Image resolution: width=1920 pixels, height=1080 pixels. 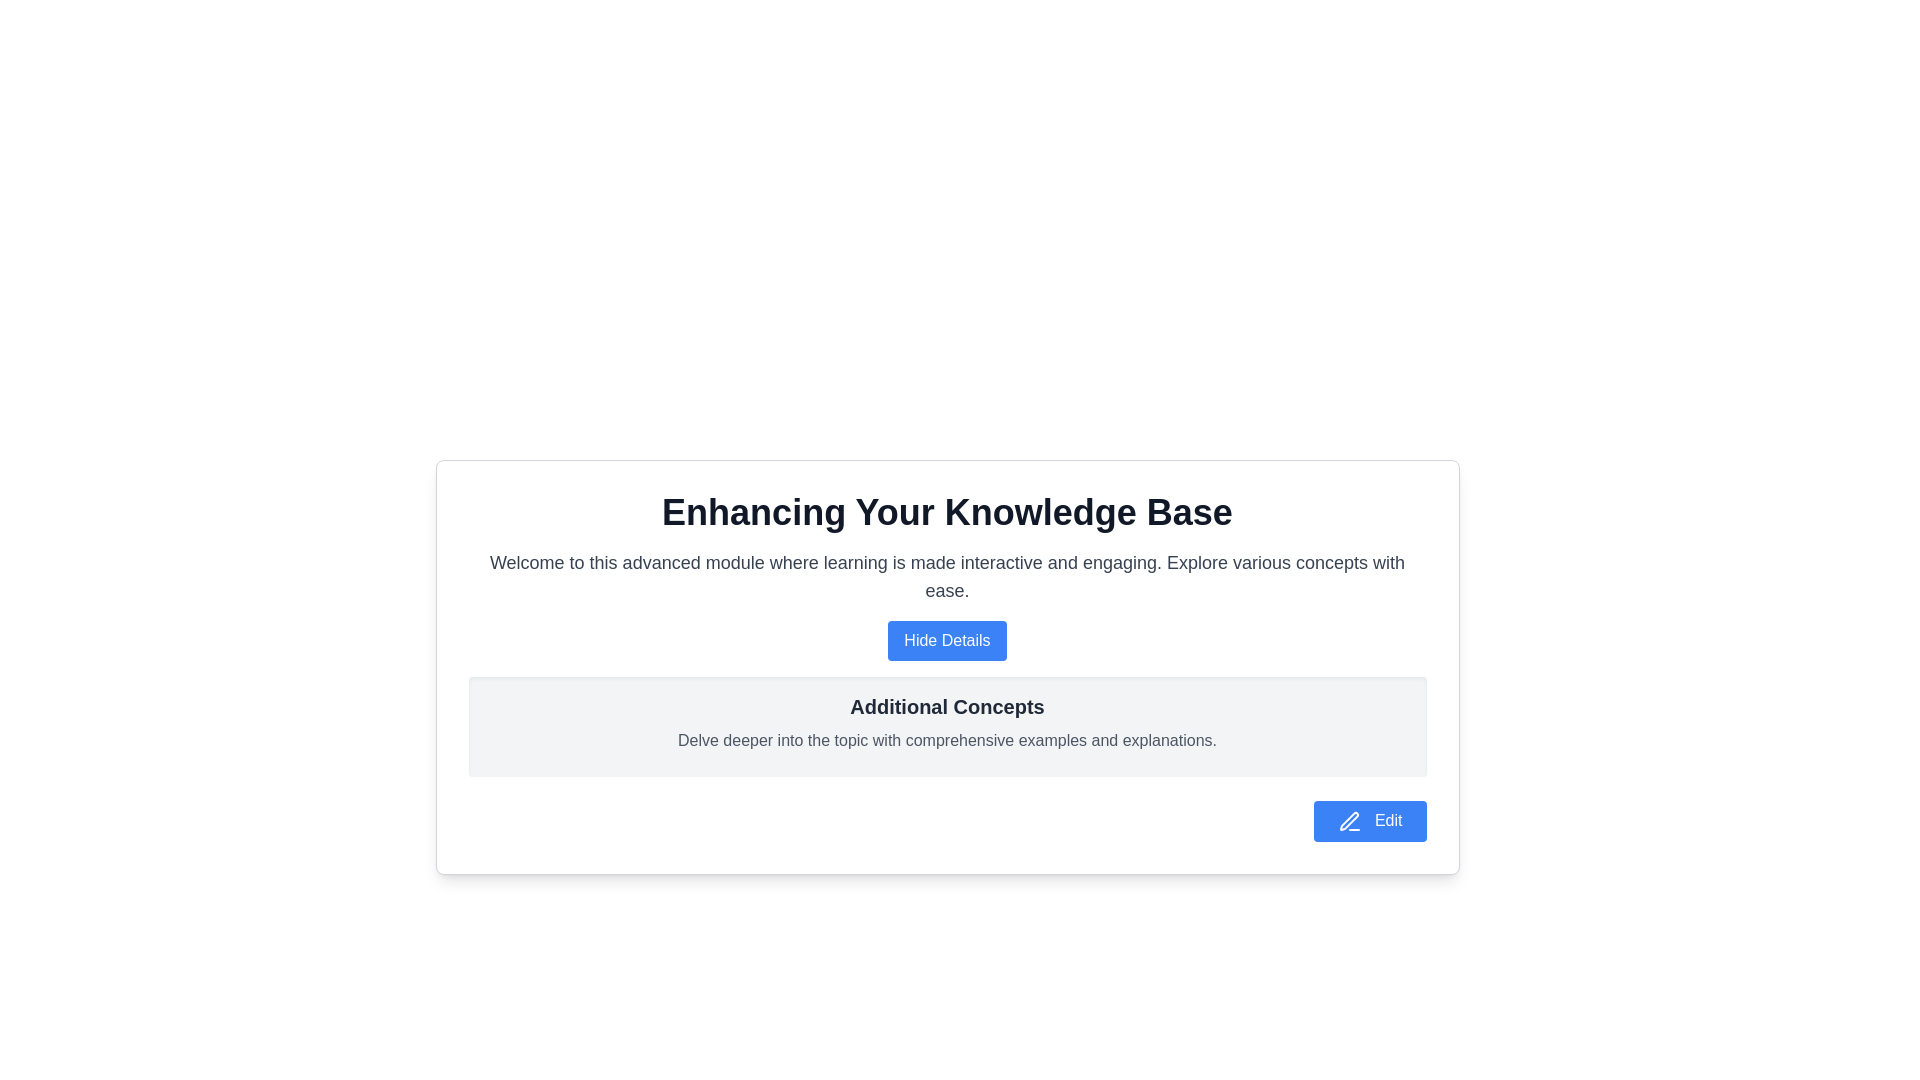 What do you see at coordinates (1350, 821) in the screenshot?
I see `the pen icon located to the right of the 'Edit' button at the bottom-right corner of the card interface to initiate editing functionality` at bounding box center [1350, 821].